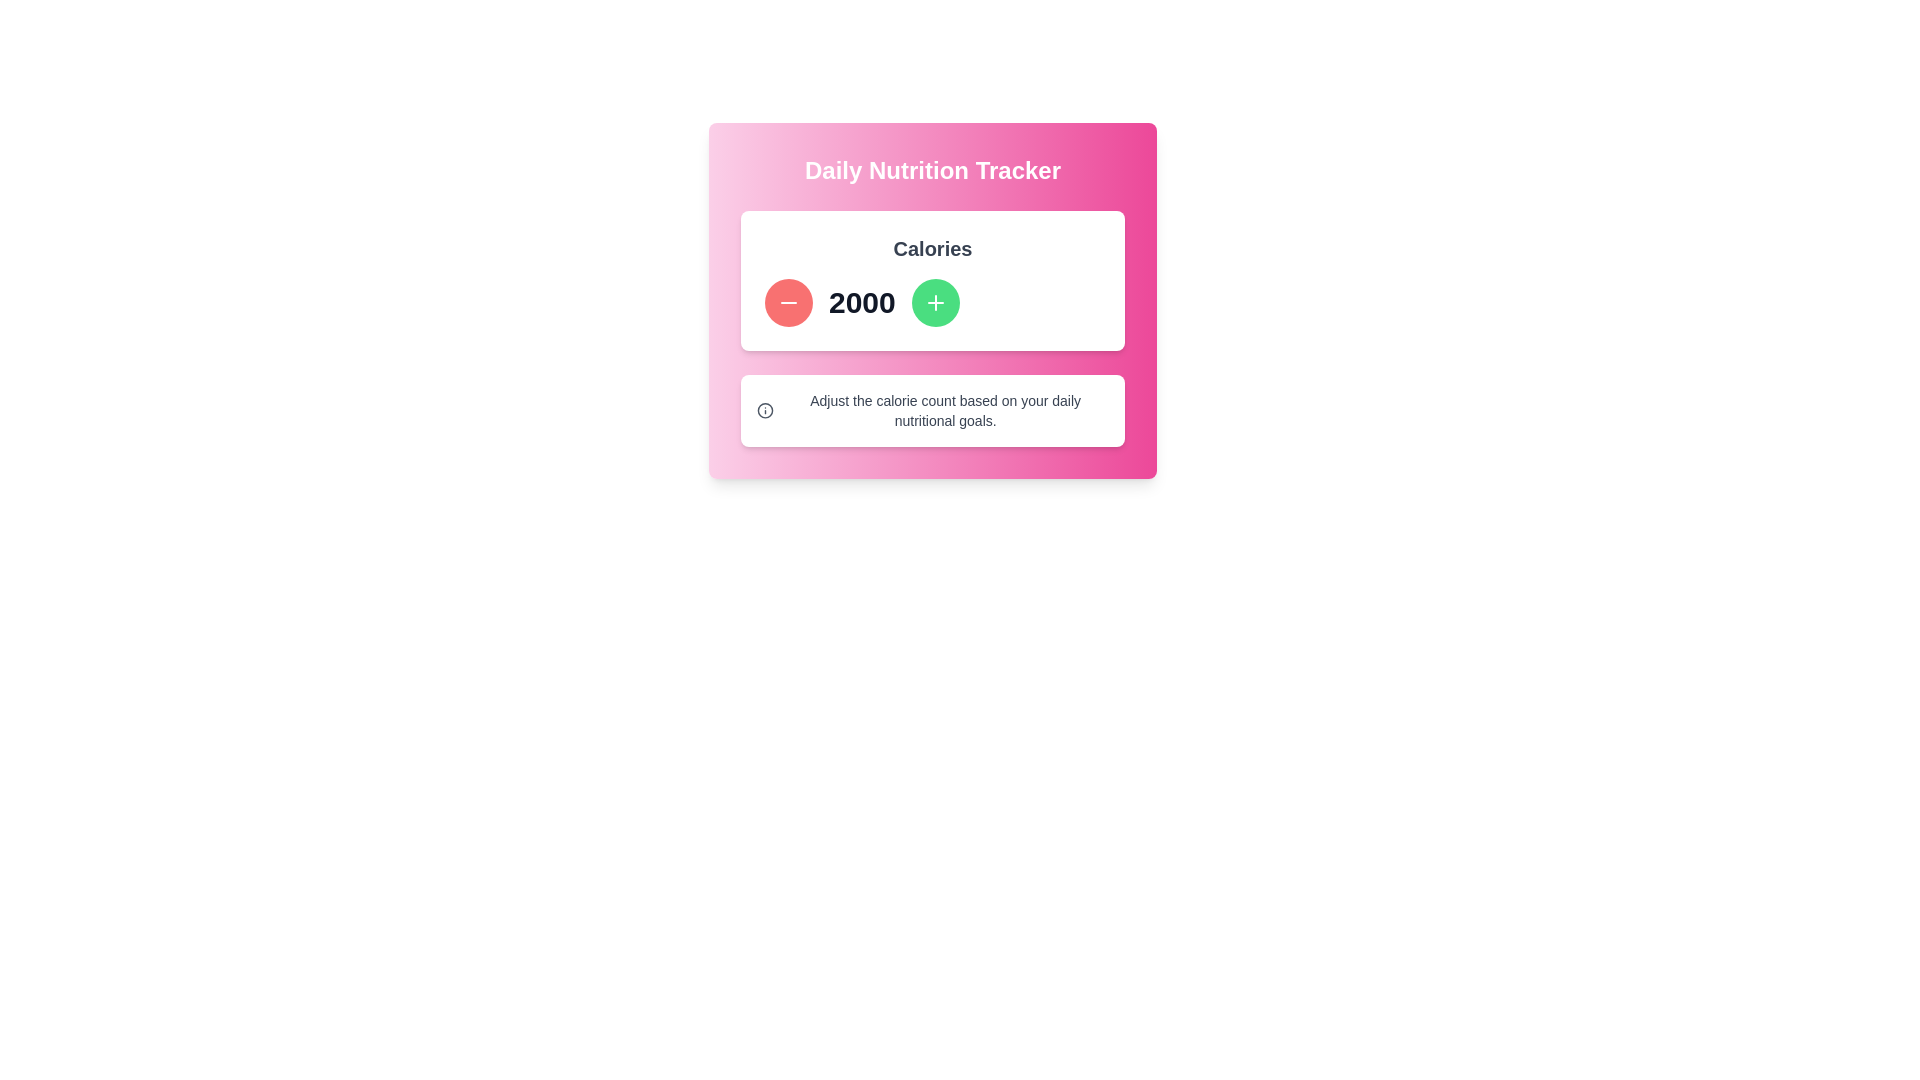 This screenshot has height=1080, width=1920. Describe the element at coordinates (931, 303) in the screenshot. I see `the plus button to increase the value displayed in the central numerical display of the composite component located below the title 'Calories'` at that location.